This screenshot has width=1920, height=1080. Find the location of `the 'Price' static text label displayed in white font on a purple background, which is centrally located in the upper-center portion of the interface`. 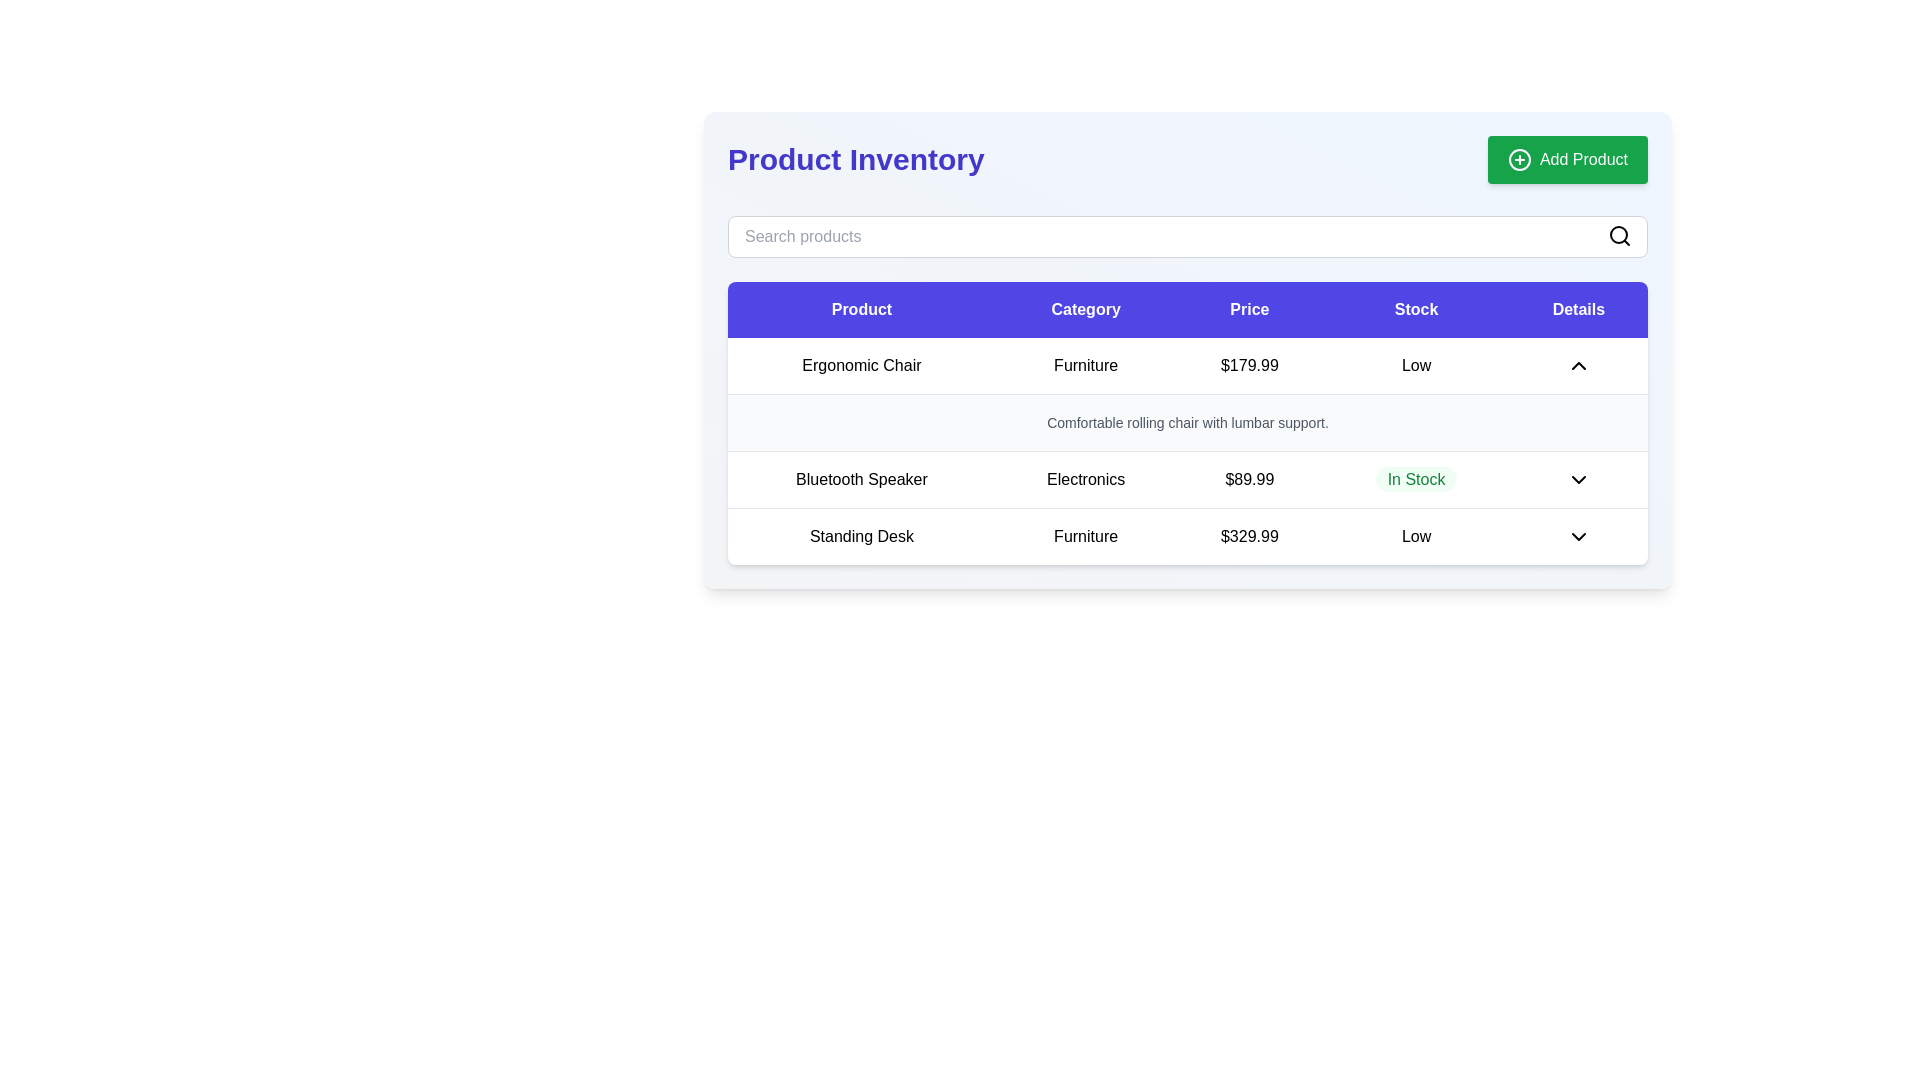

the 'Price' static text label displayed in white font on a purple background, which is centrally located in the upper-center portion of the interface is located at coordinates (1248, 309).